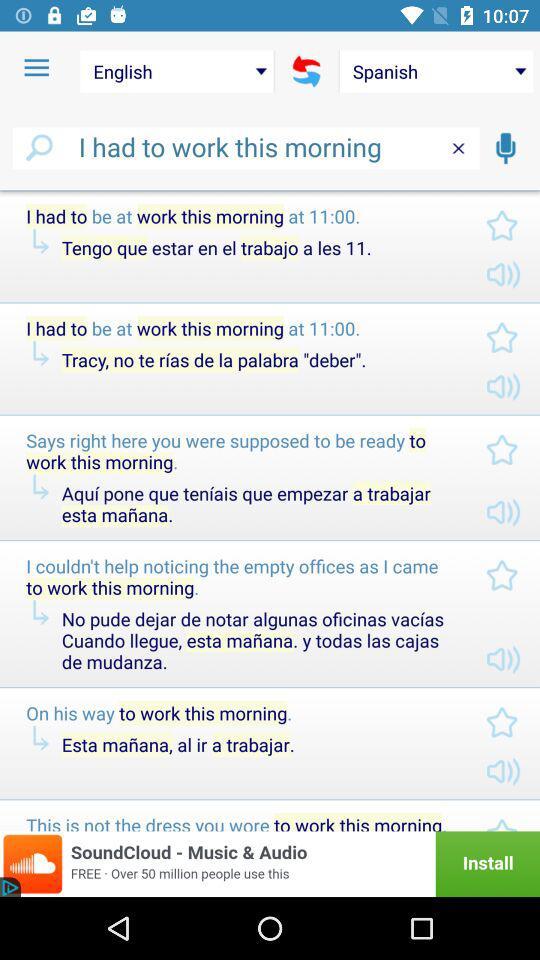 This screenshot has height=960, width=540. What do you see at coordinates (504, 147) in the screenshot?
I see `the icon below the spanish` at bounding box center [504, 147].